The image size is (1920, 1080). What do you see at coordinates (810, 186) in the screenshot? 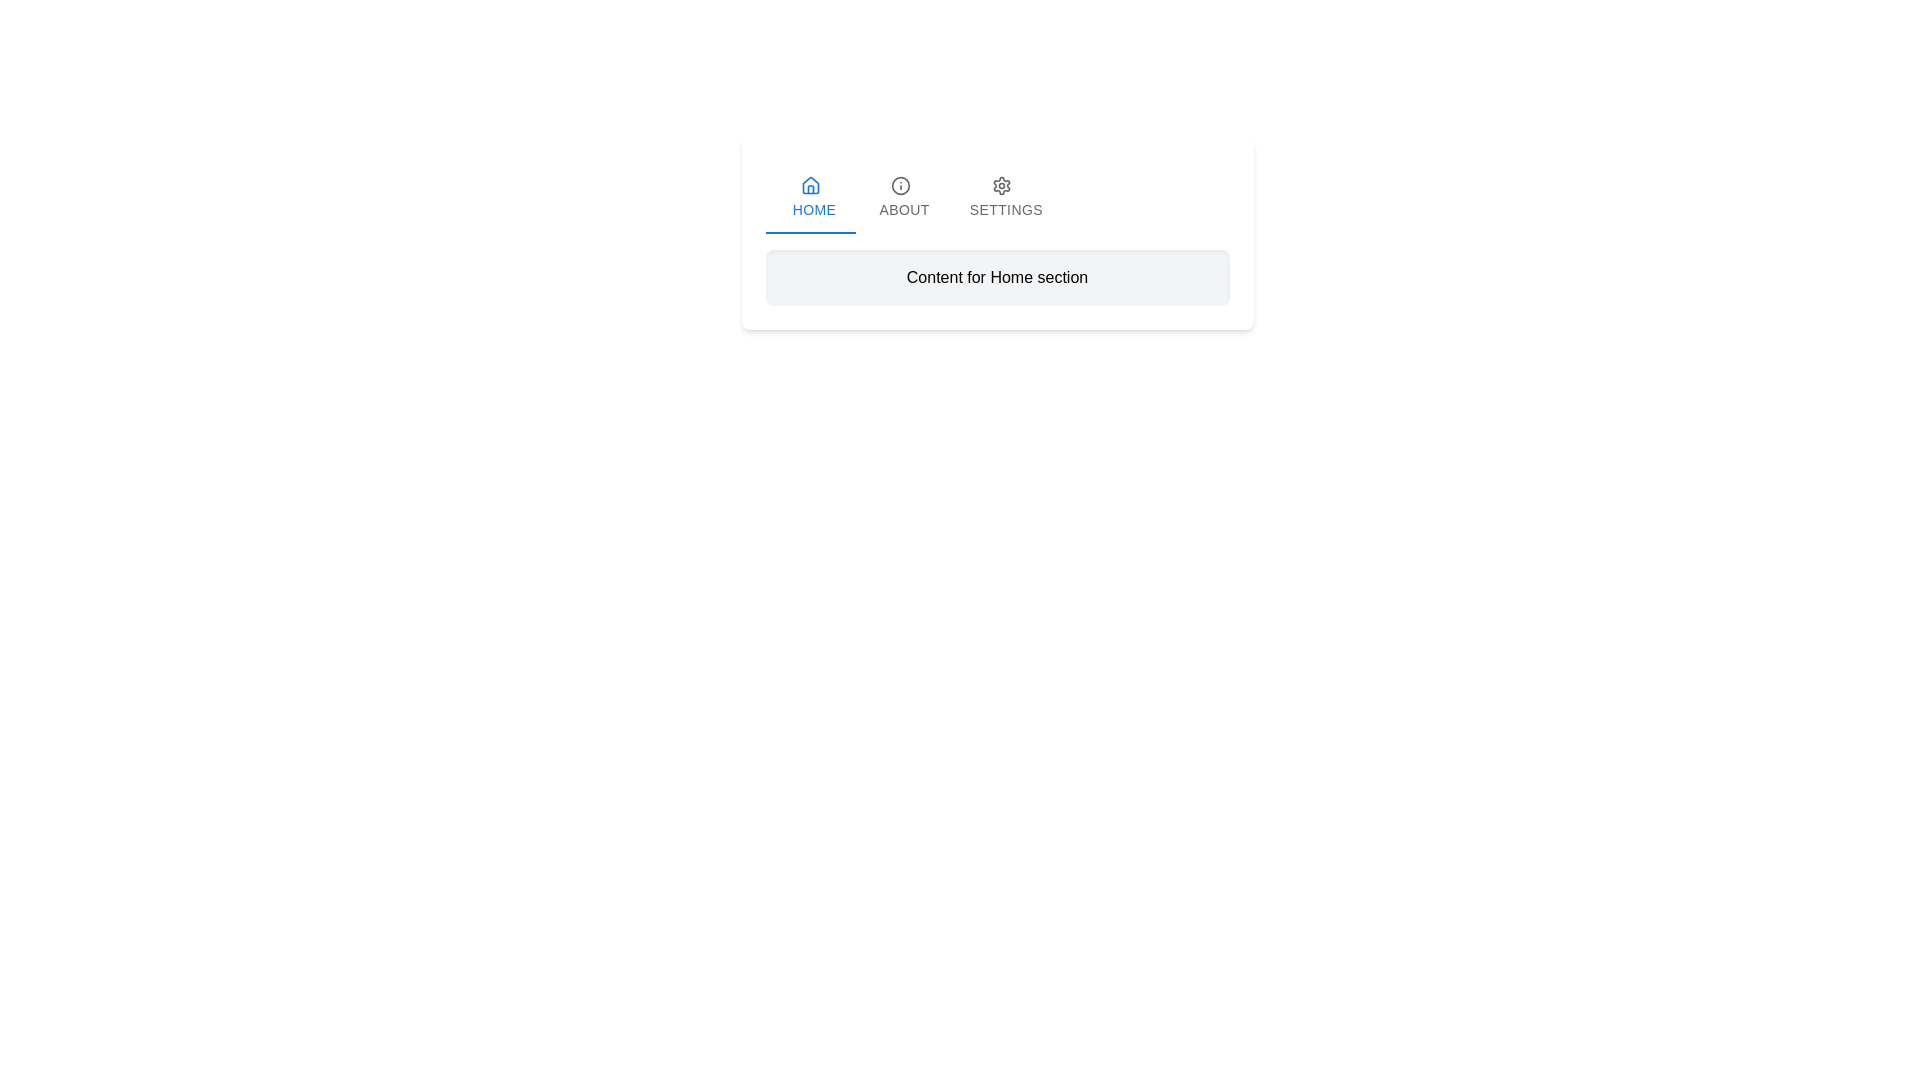
I see `the visual state of the 'Home' tab icon, which is located at the leftmost side of the tab navigation bar, above the text label 'Home'` at bounding box center [810, 186].